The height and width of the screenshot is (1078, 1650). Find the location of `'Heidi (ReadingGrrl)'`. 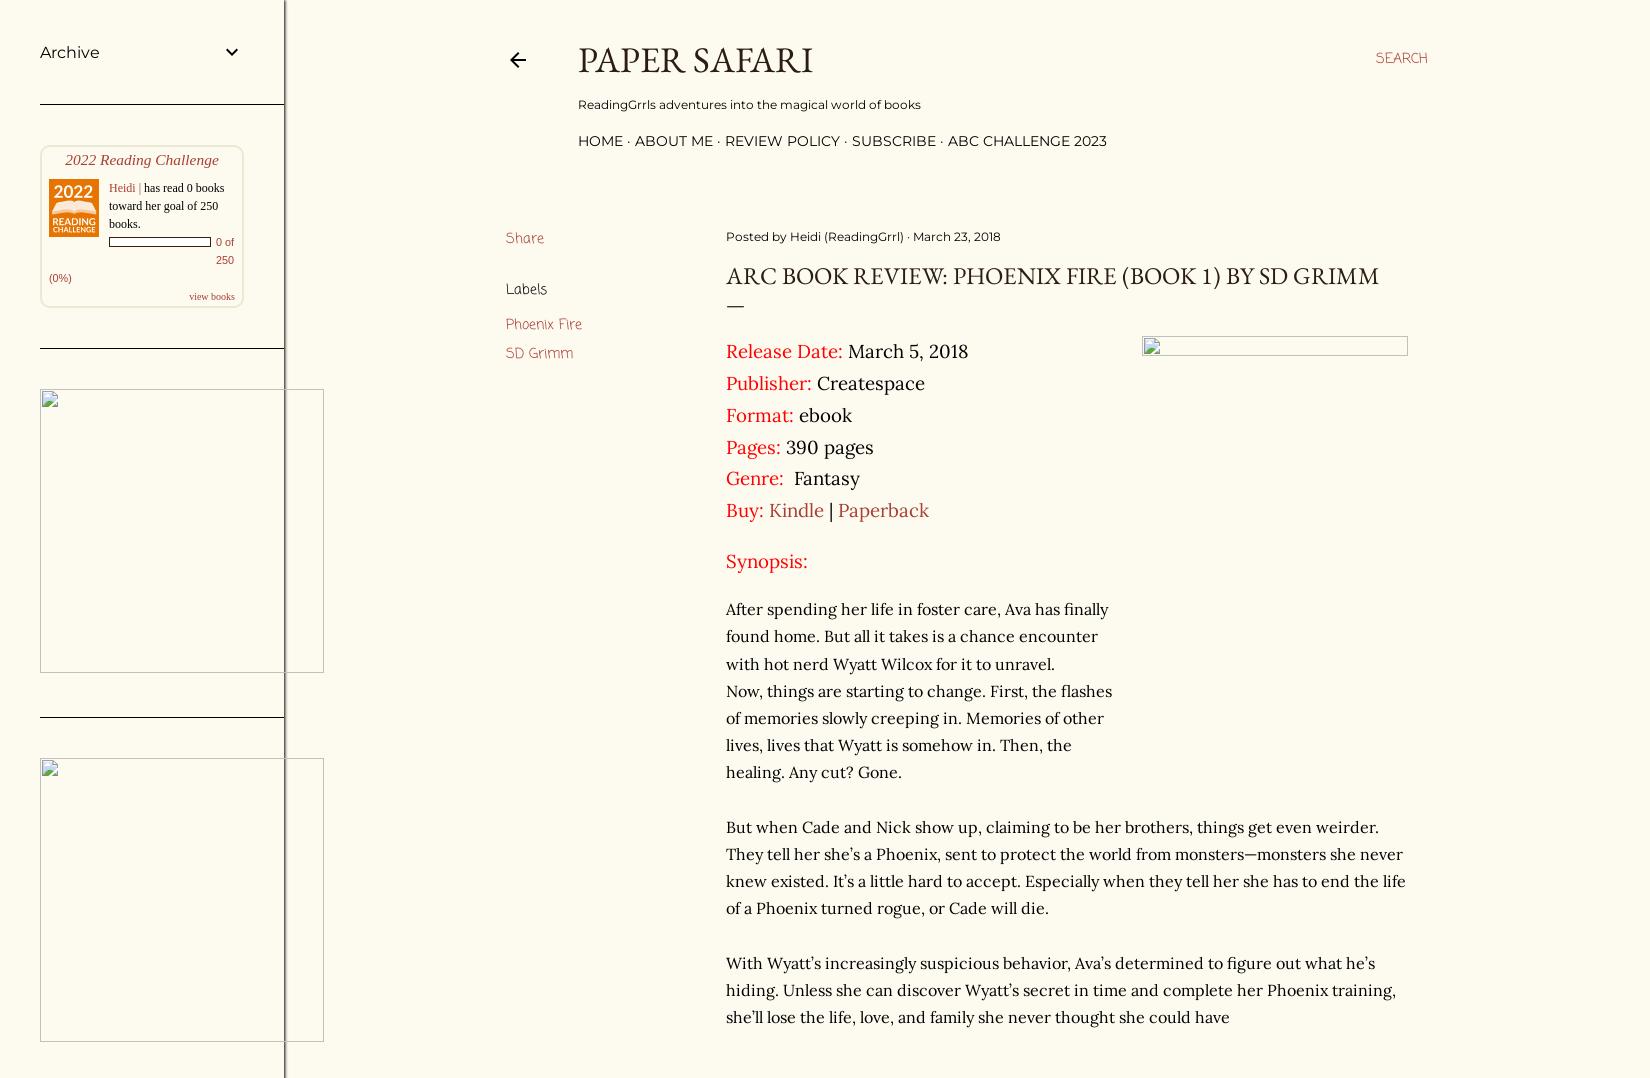

'Heidi (ReadingGrrl)' is located at coordinates (846, 235).